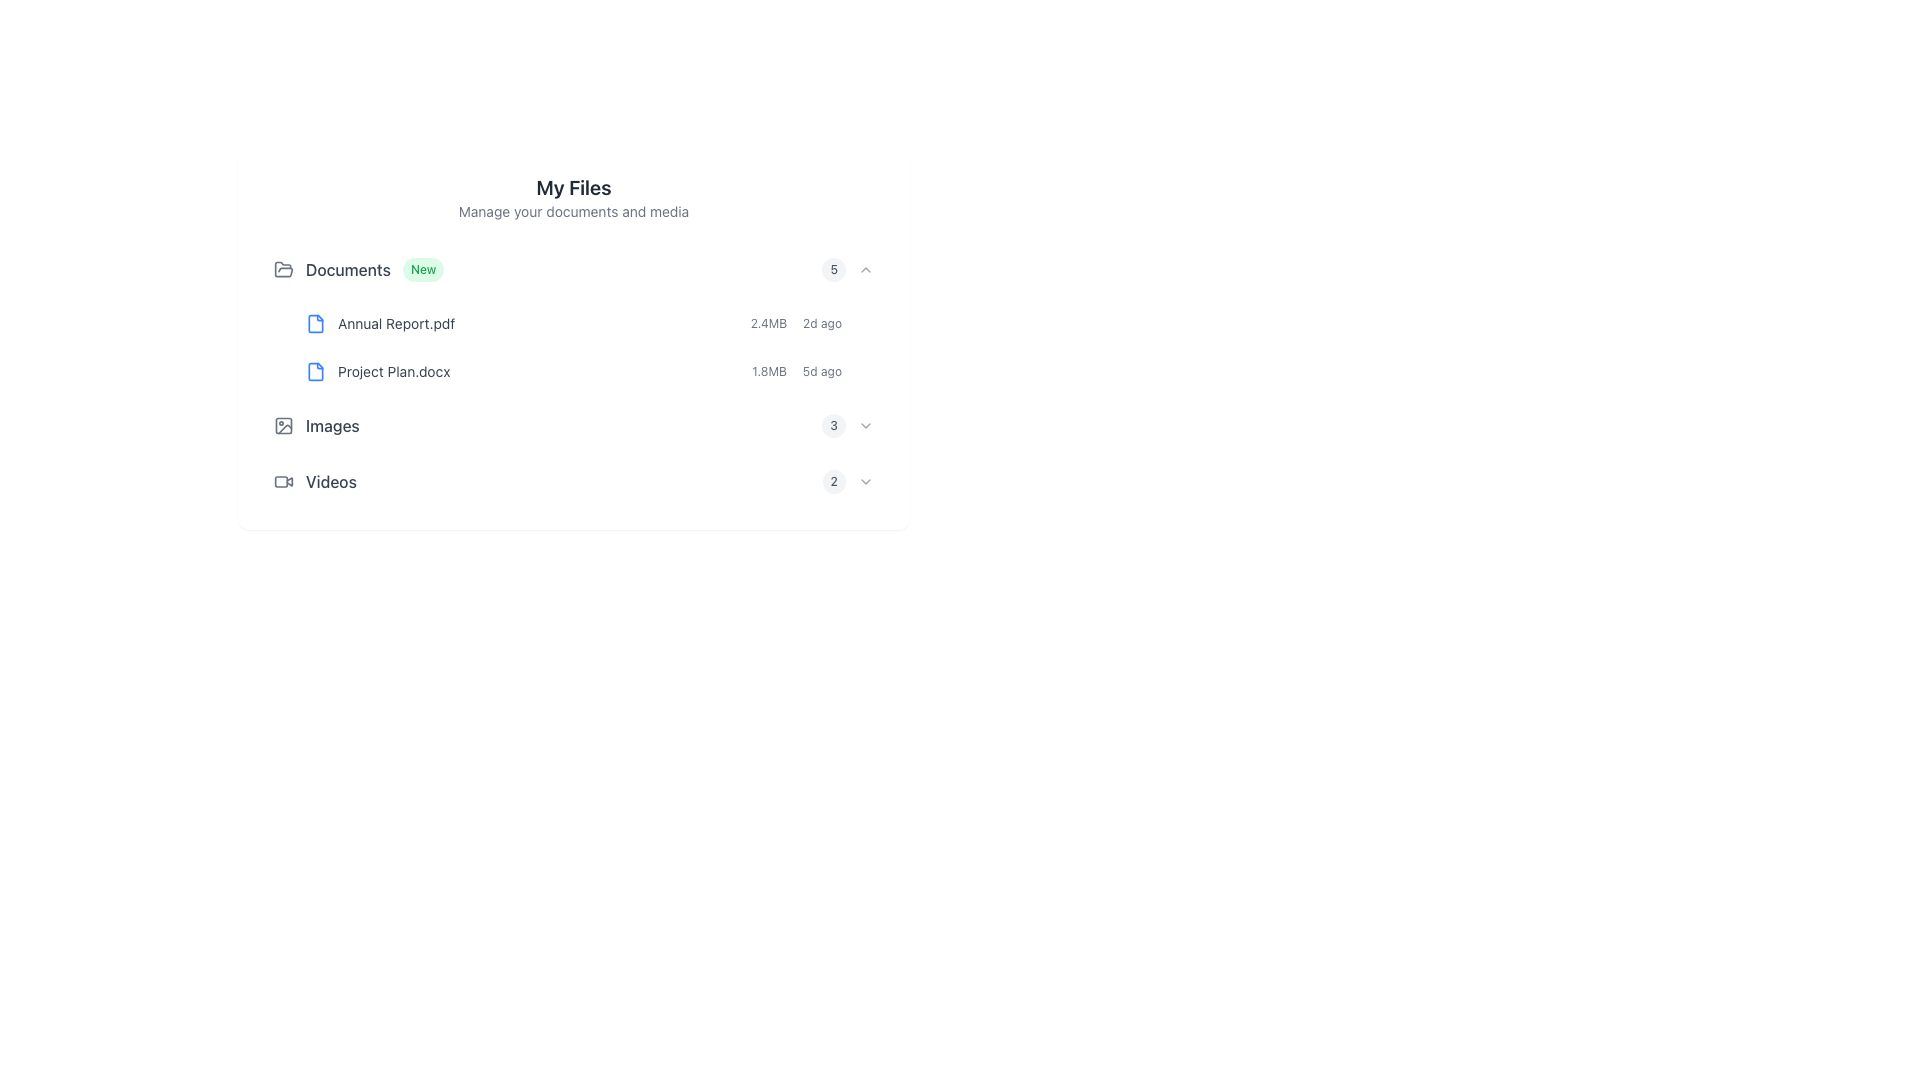  I want to click on the text label displaying '2.4MB' in a small, gray font, located in the first file entry row under the 'Documents' section, aligned with the file name 'Annual Report.pdf' and the timestamp '2d ago', so click(767, 323).